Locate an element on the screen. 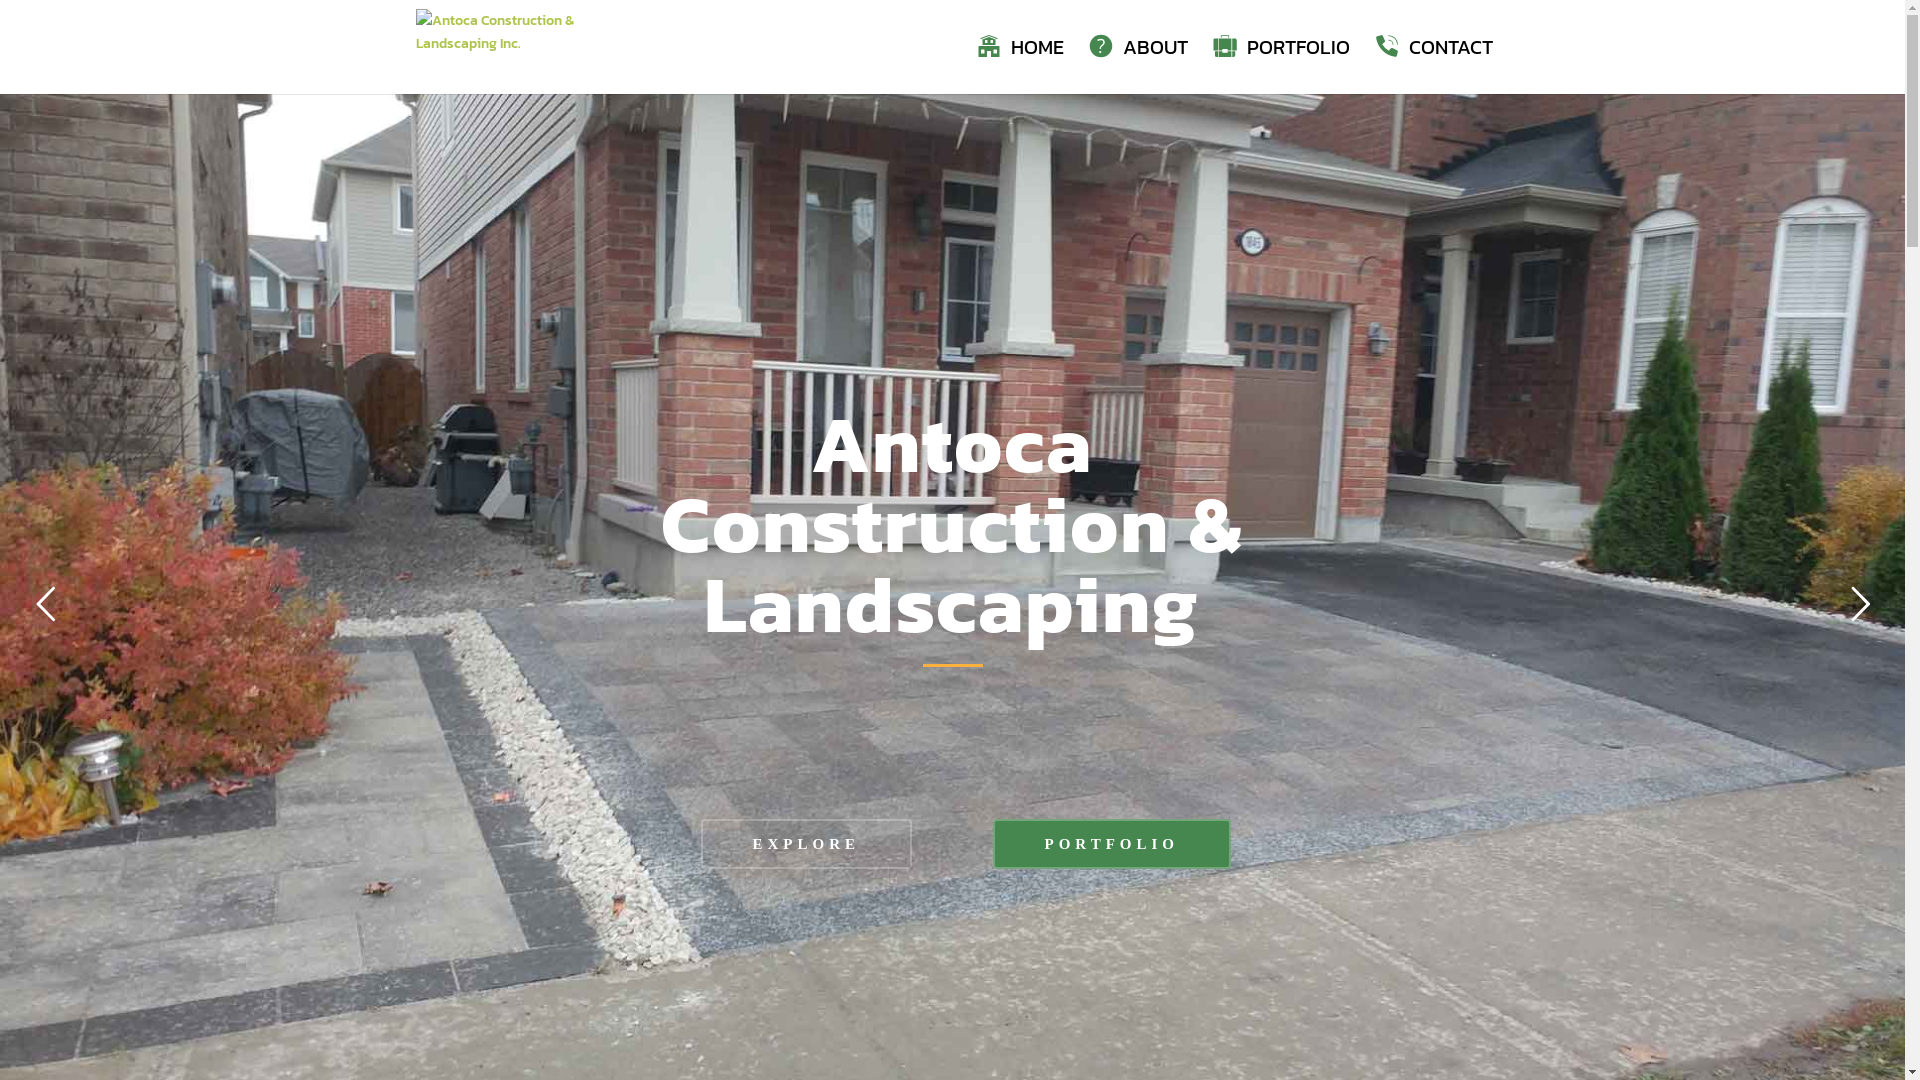 The width and height of the screenshot is (1920, 1080). 'PORTFOLIO' is located at coordinates (1280, 65).